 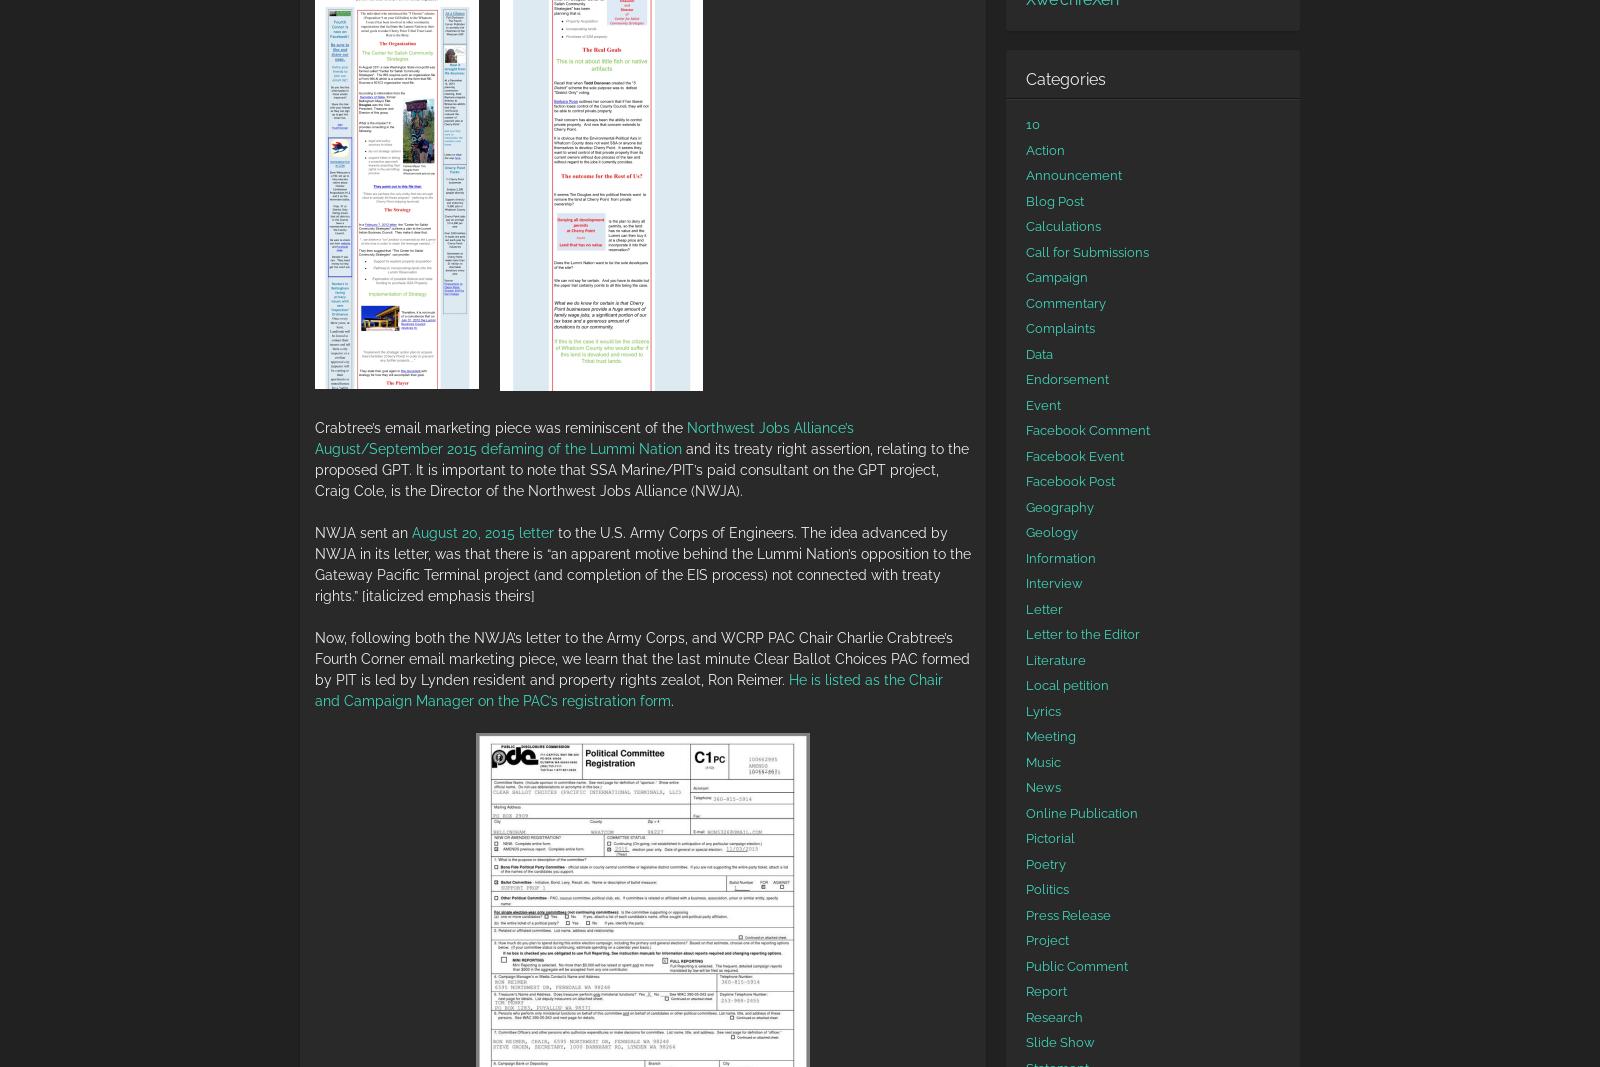 I want to click on 'Letter to the Editor', so click(x=1083, y=634).